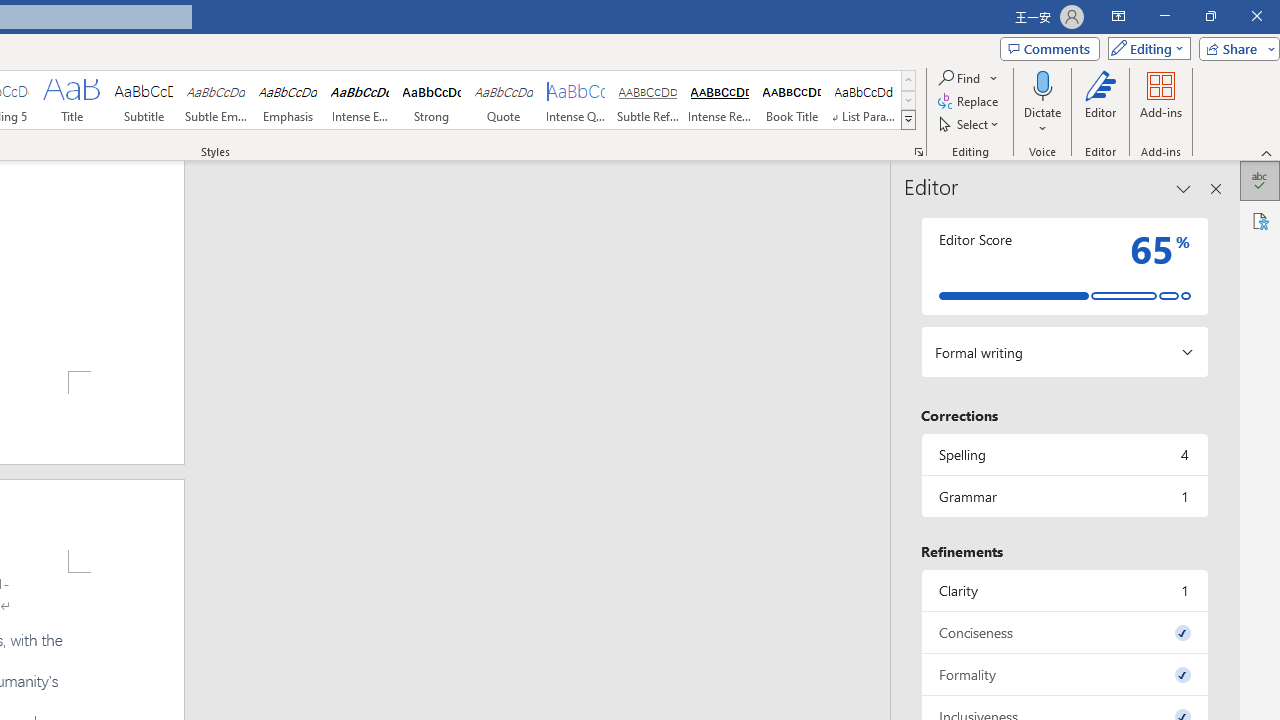  What do you see at coordinates (287, 100) in the screenshot?
I see `'Emphasis'` at bounding box center [287, 100].